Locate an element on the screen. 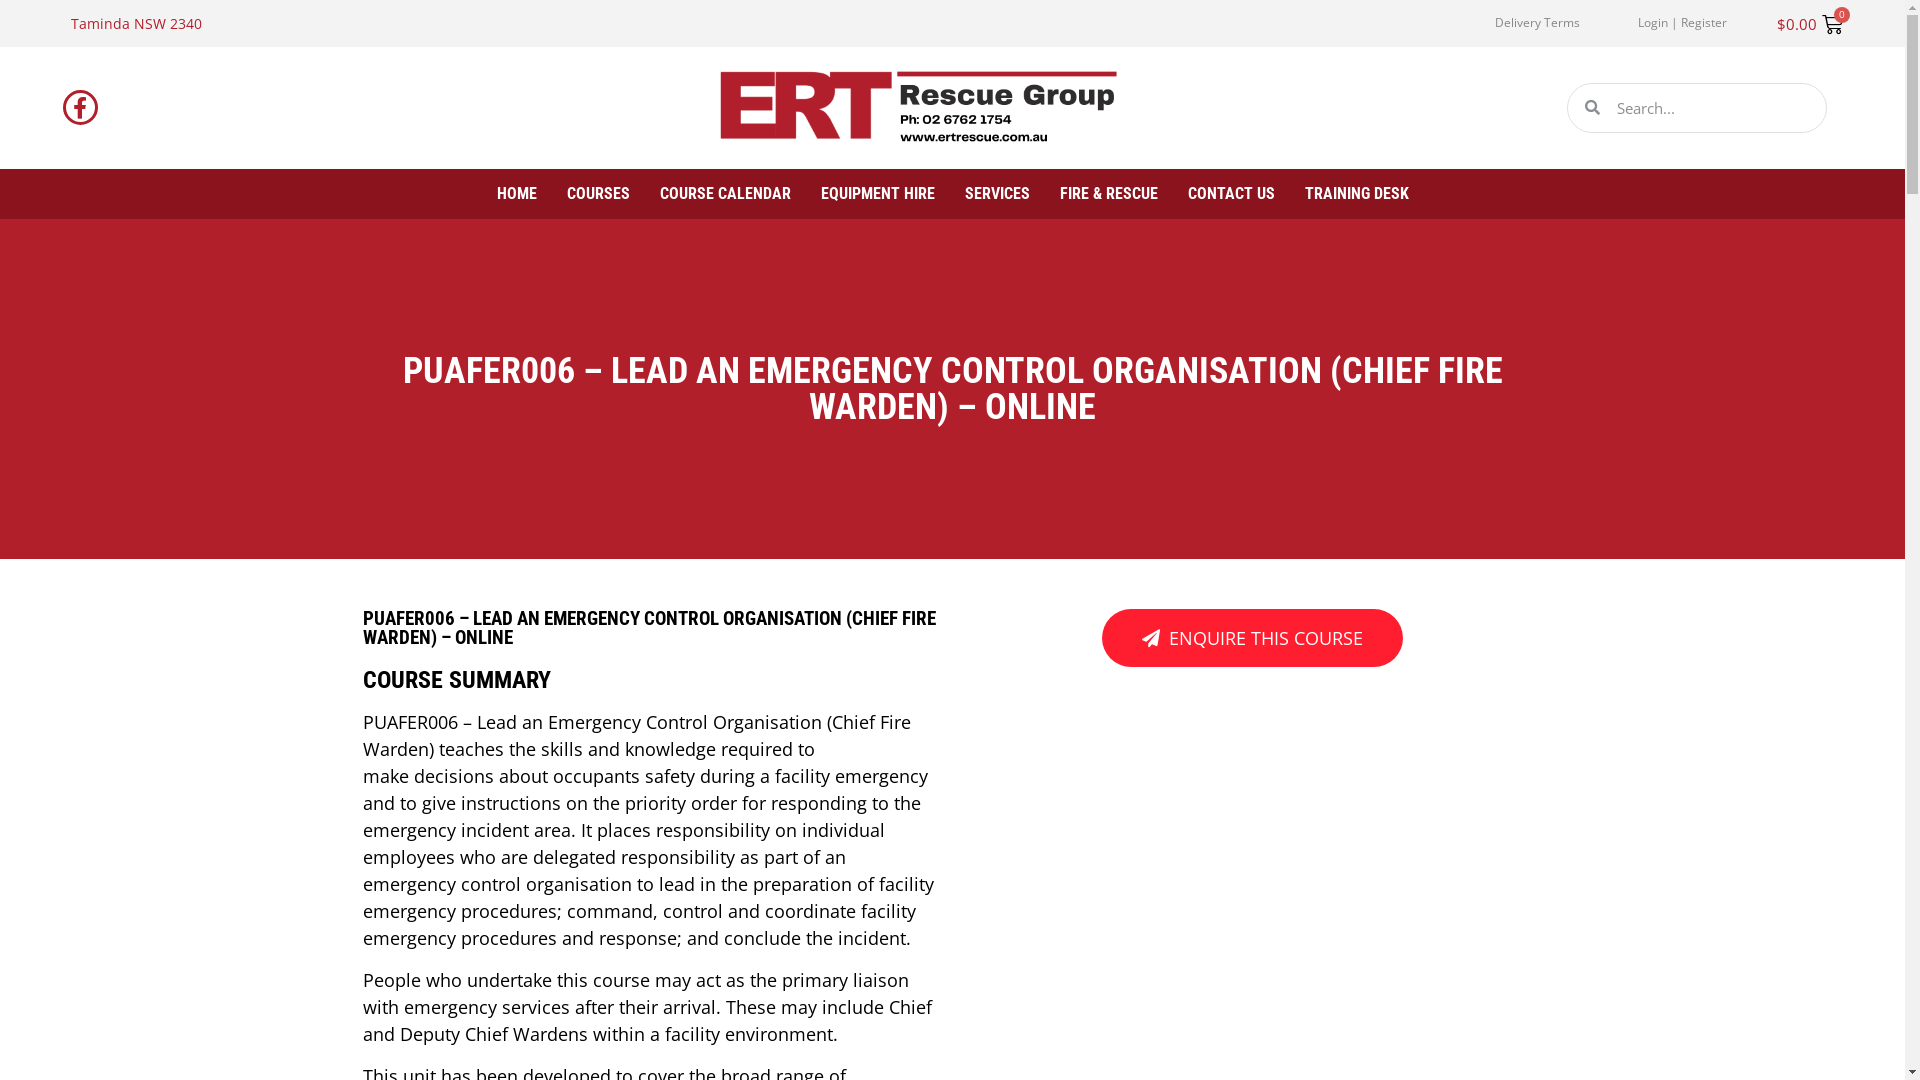 This screenshot has width=1920, height=1080. 'FIRE & RESCUE' is located at coordinates (1059, 193).